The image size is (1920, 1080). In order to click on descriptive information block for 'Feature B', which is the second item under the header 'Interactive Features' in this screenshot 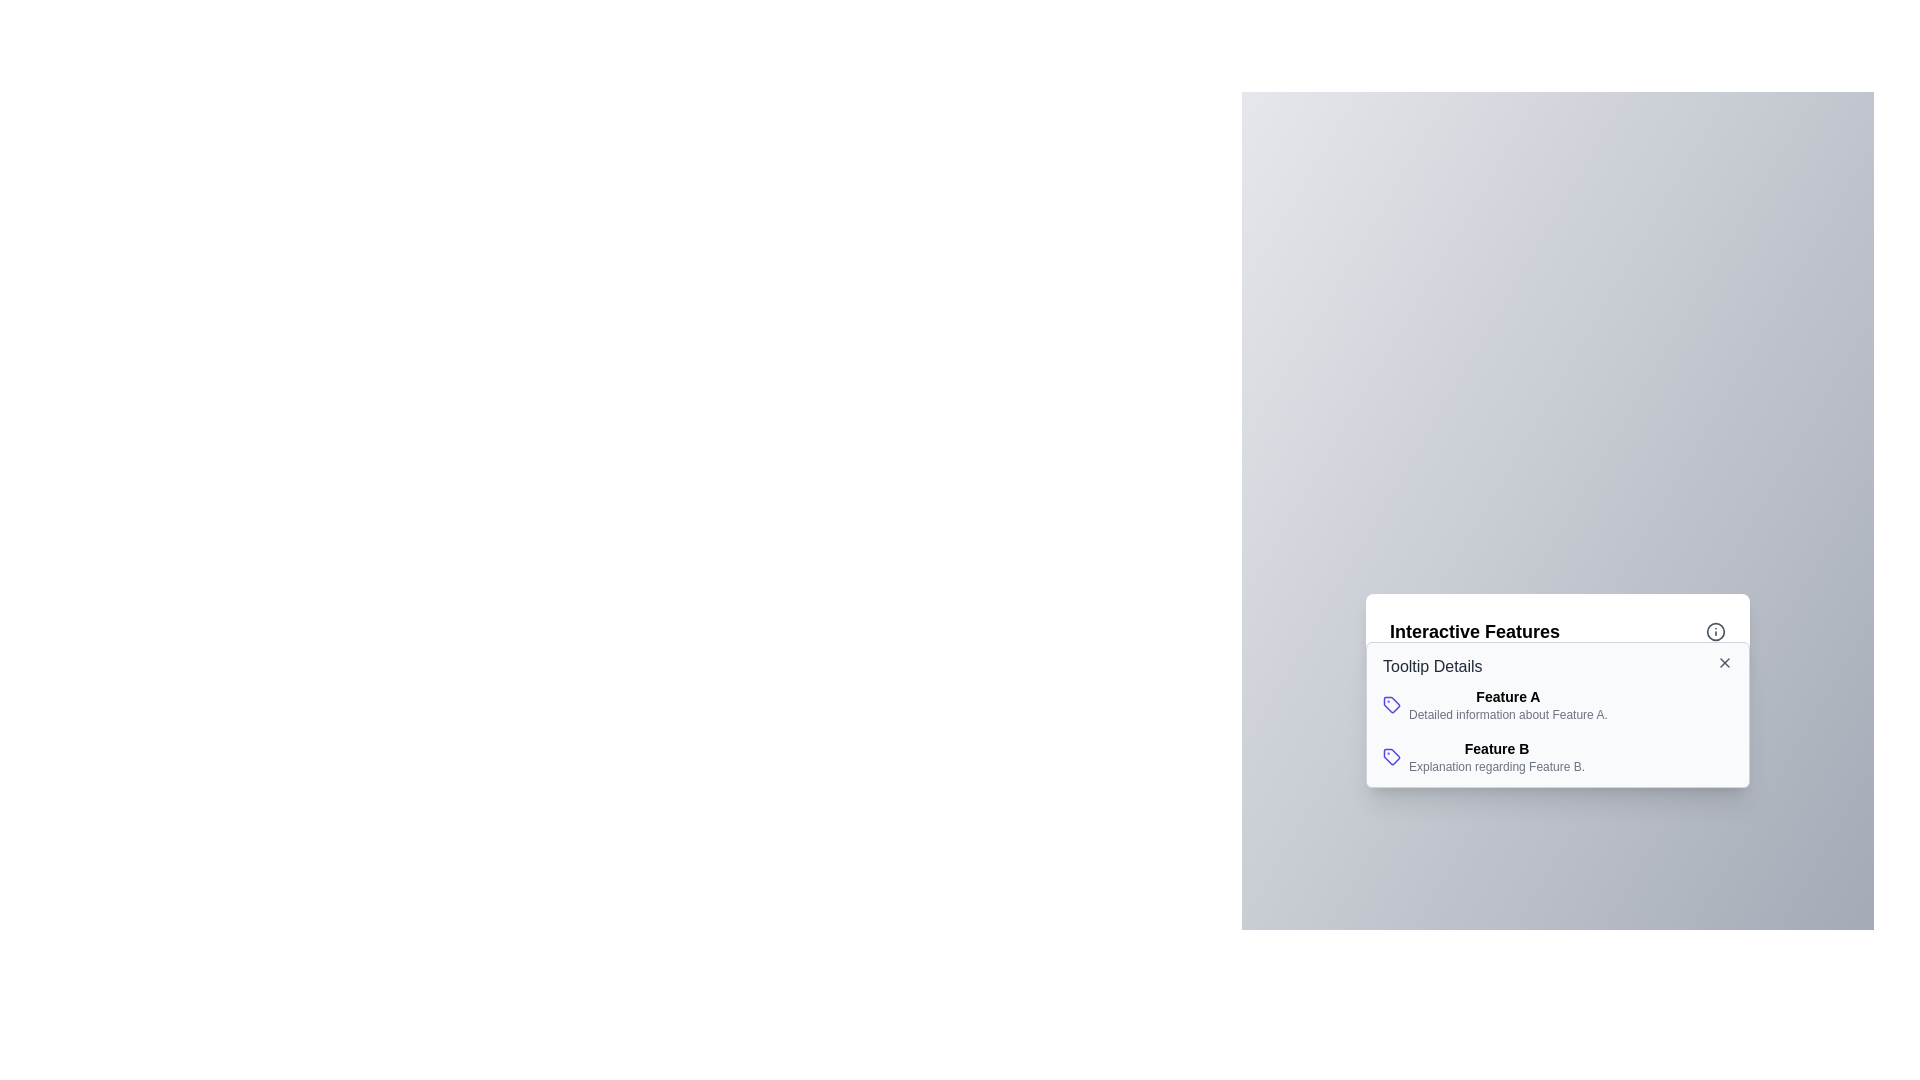, I will do `click(1557, 756)`.